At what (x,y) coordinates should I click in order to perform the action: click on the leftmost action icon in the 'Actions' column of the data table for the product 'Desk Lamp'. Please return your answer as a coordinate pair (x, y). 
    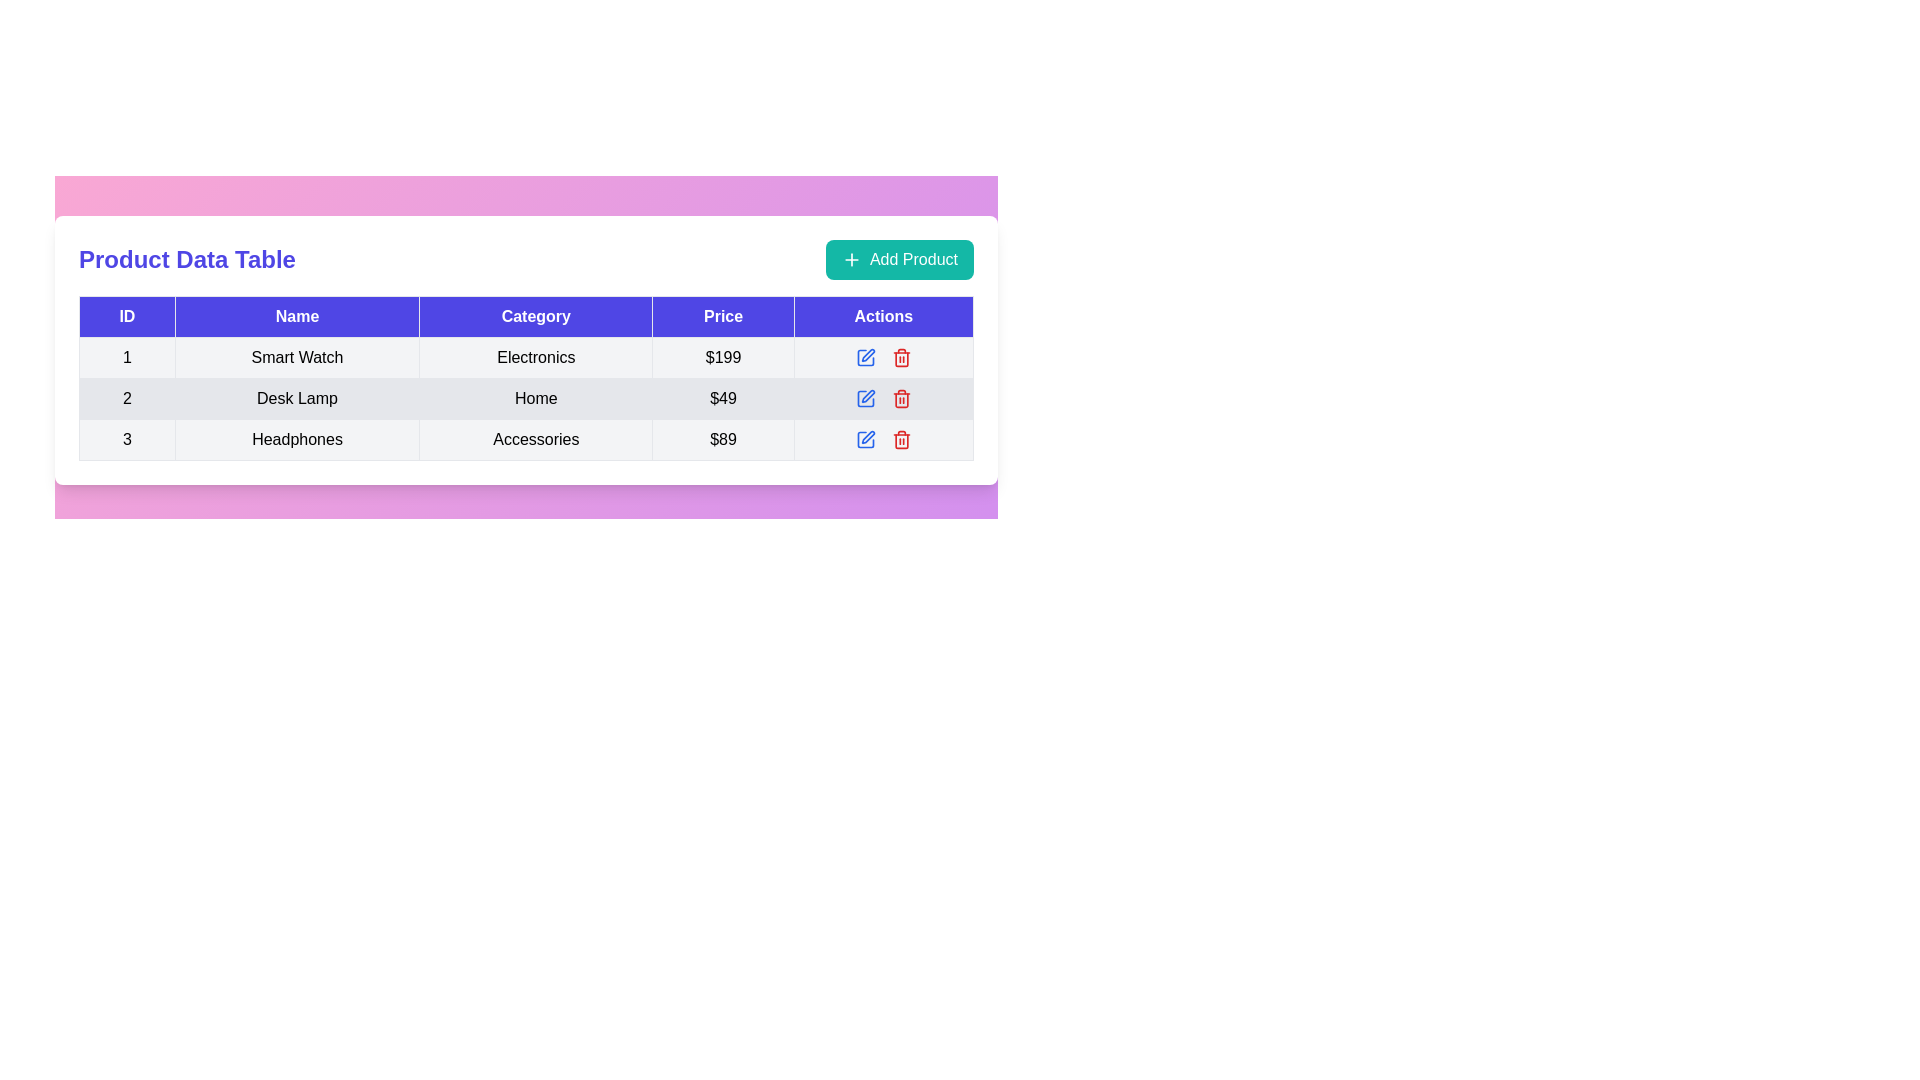
    Looking at the image, I should click on (865, 398).